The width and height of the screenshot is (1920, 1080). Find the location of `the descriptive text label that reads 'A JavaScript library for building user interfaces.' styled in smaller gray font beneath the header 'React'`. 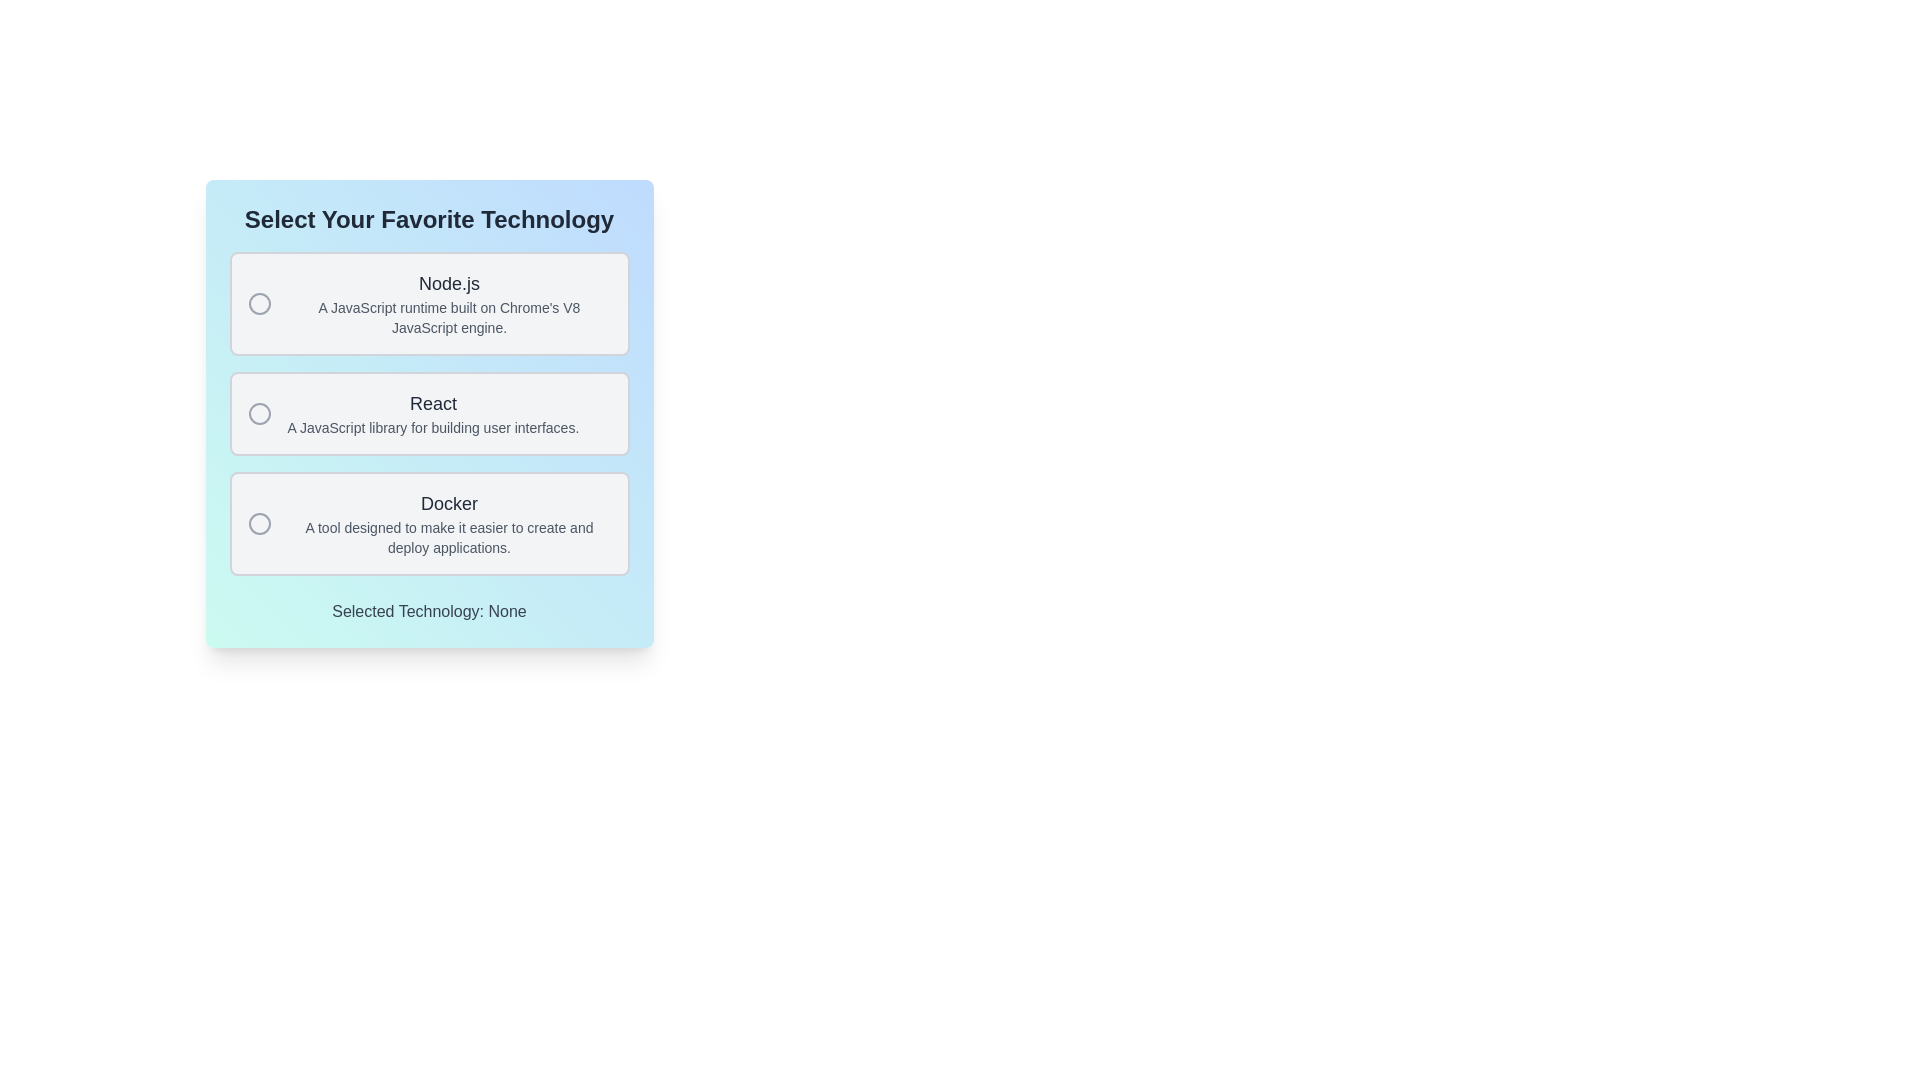

the descriptive text label that reads 'A JavaScript library for building user interfaces.' styled in smaller gray font beneath the header 'React' is located at coordinates (432, 427).